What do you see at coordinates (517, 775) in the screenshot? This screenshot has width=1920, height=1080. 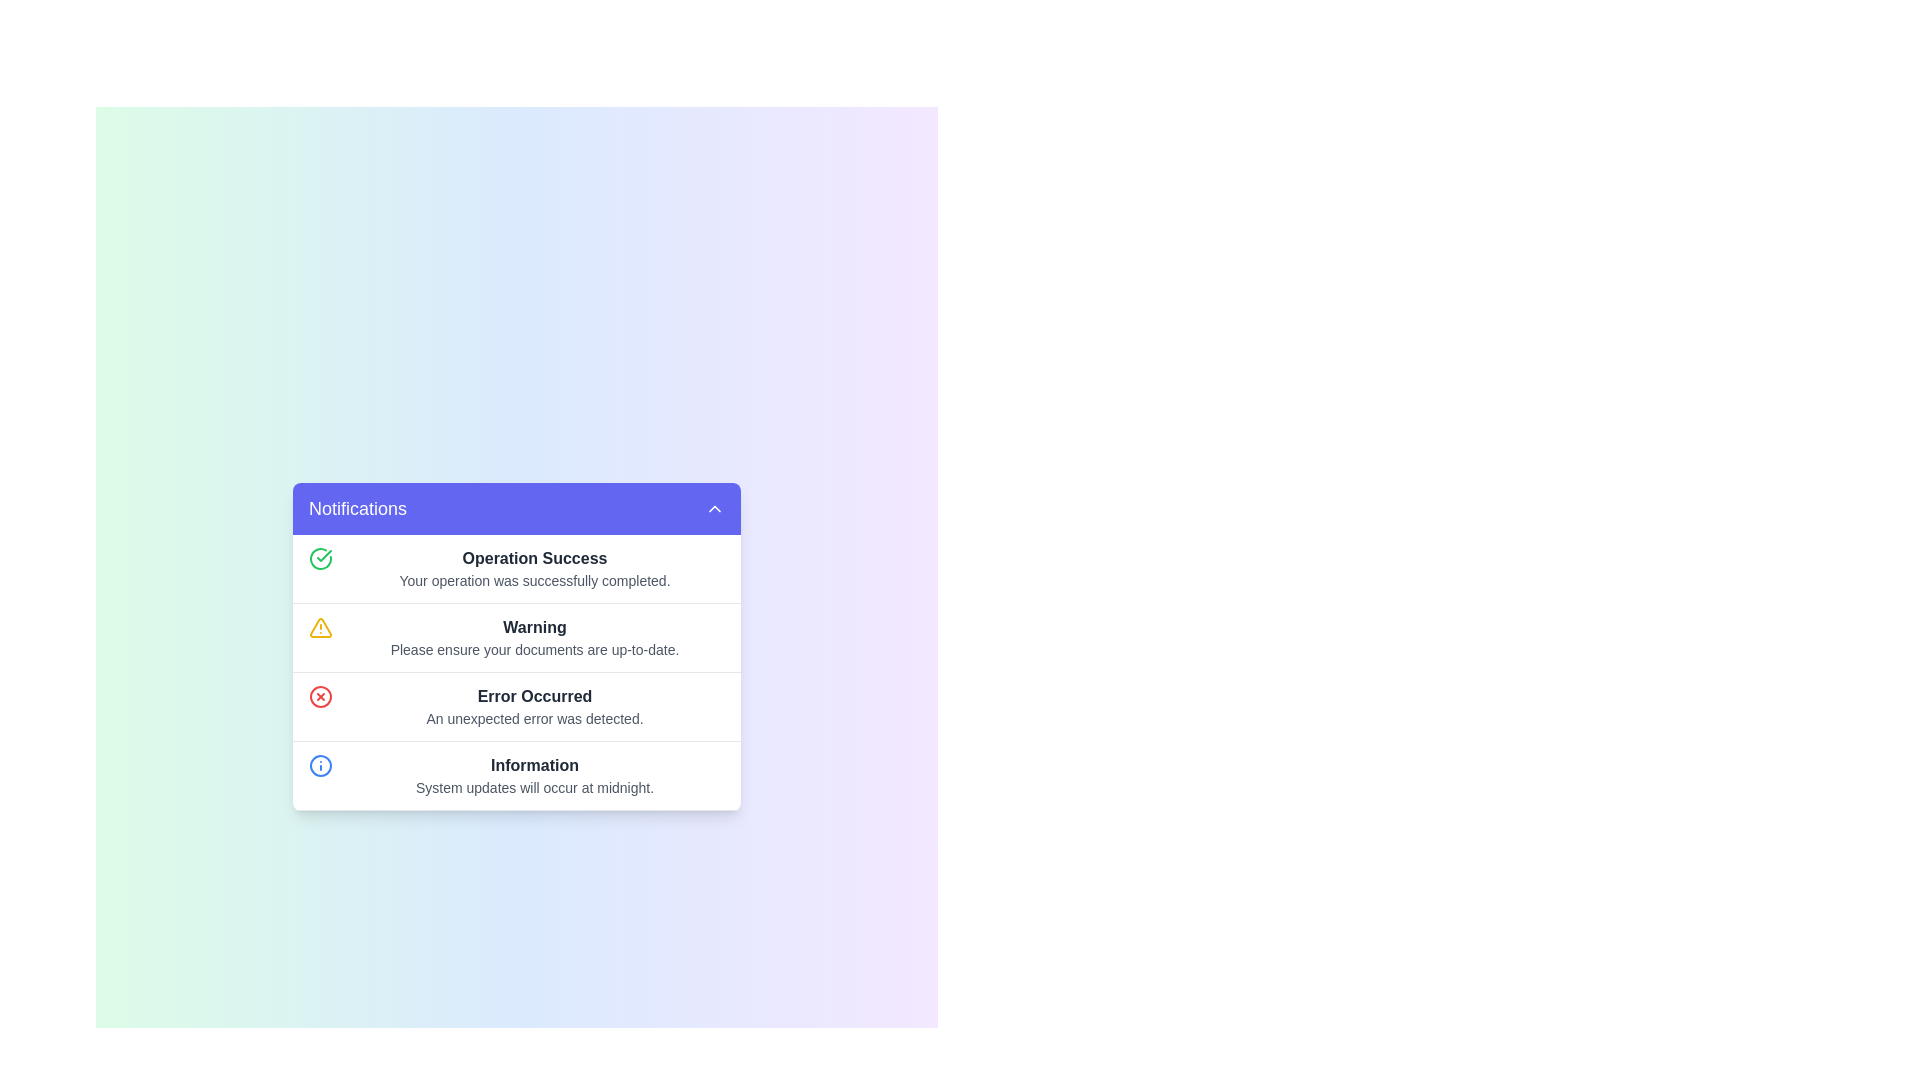 I see `the notification block titled 'Information' which contains details about system updates` at bounding box center [517, 775].